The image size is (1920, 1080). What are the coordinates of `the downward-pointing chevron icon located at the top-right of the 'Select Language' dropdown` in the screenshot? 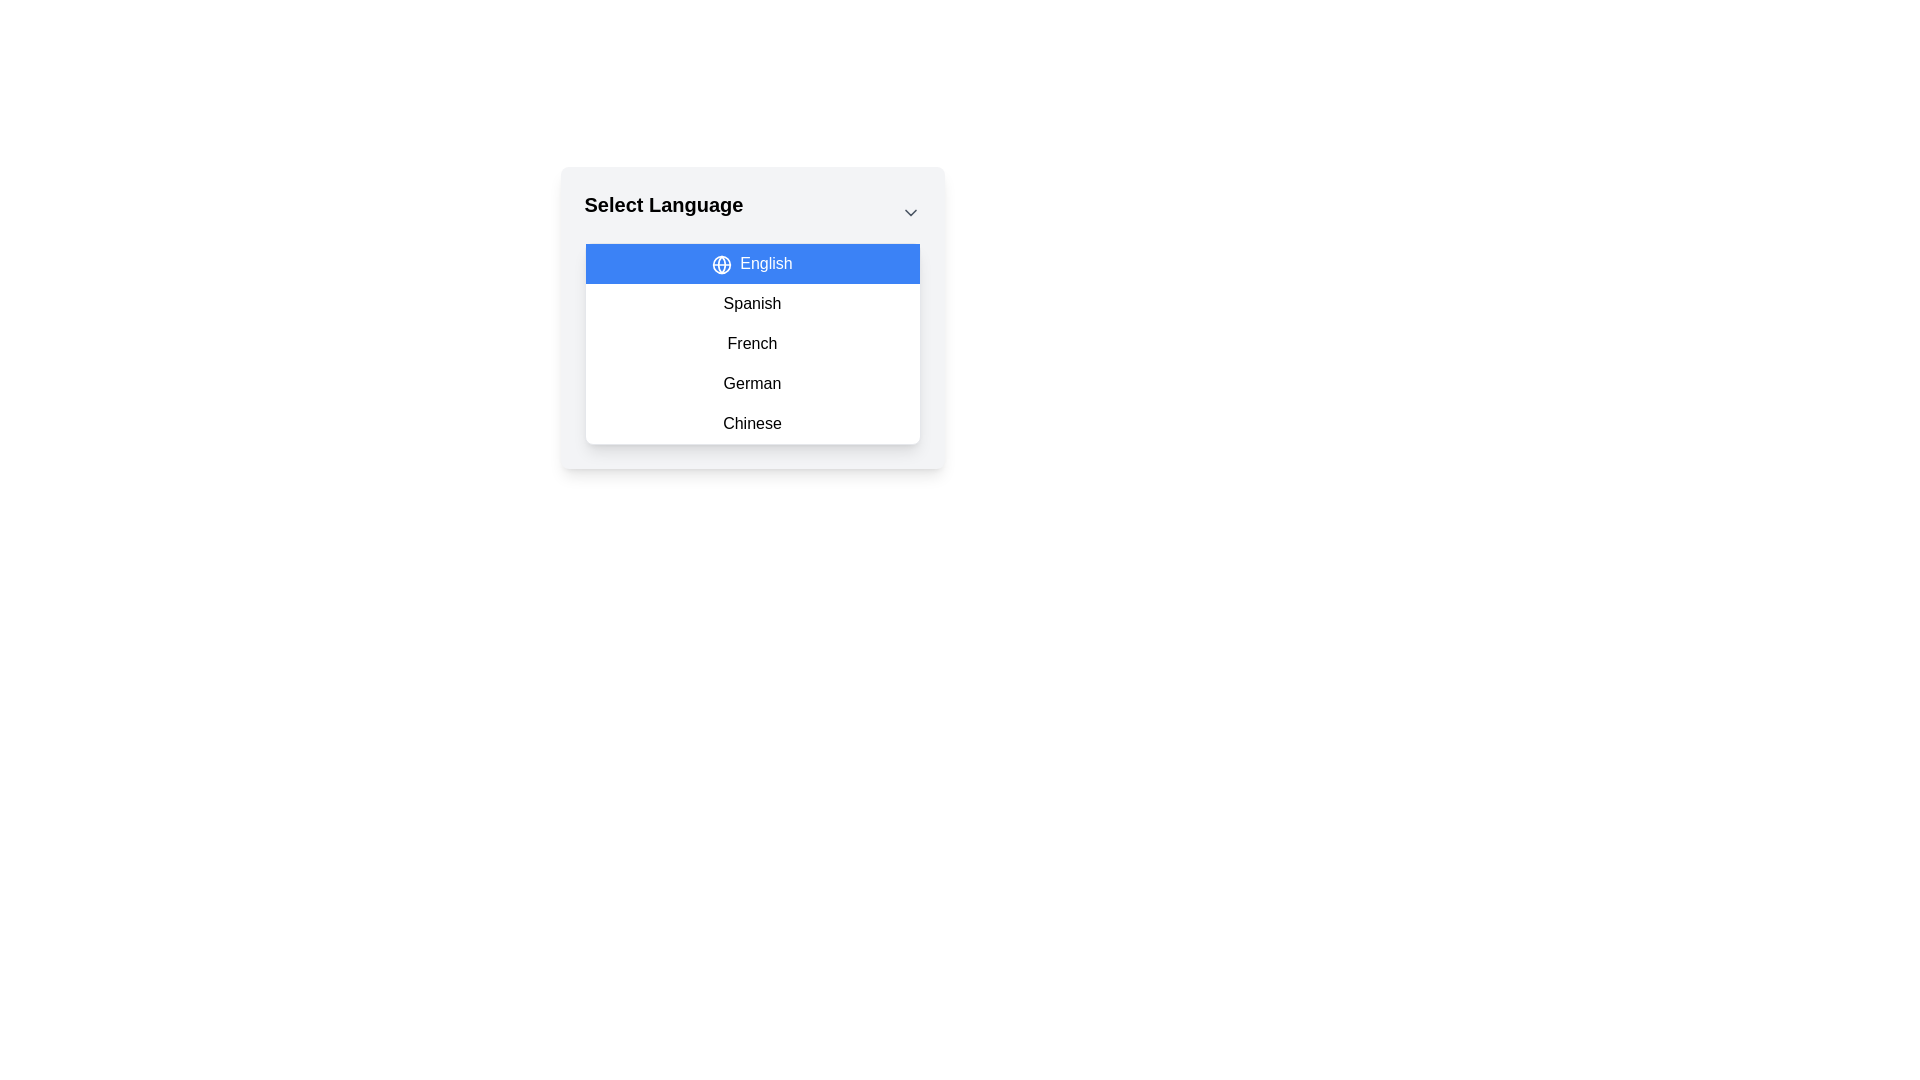 It's located at (909, 212).